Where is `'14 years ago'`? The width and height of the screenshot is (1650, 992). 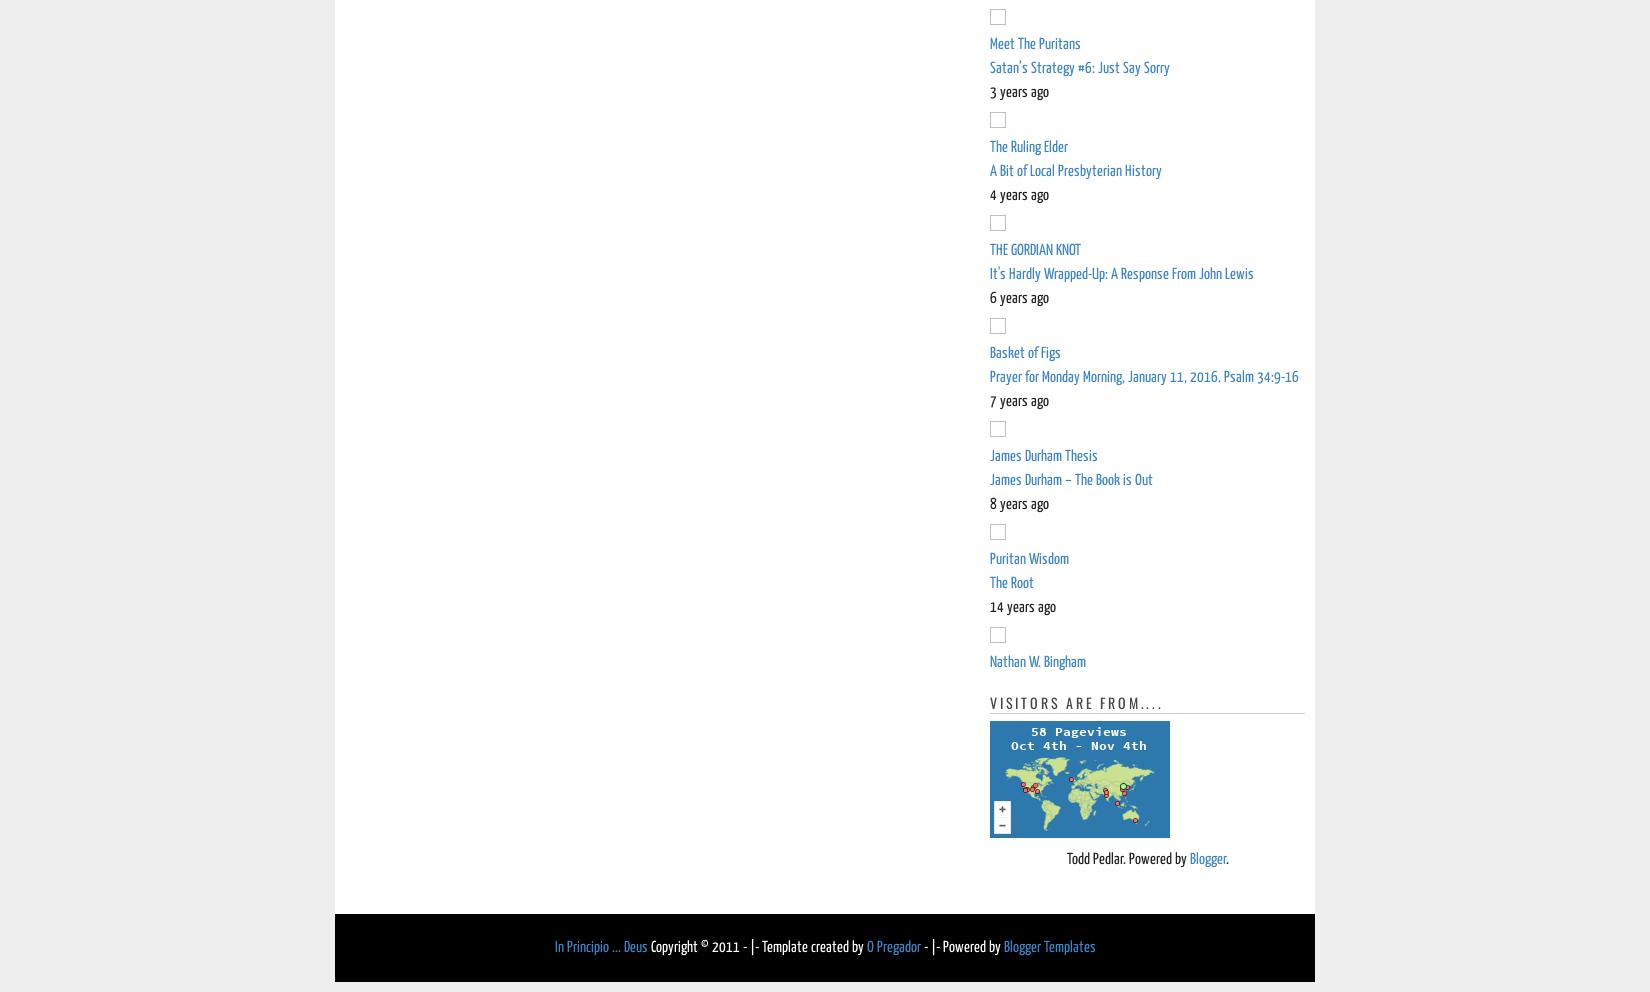 '14 years ago' is located at coordinates (1023, 606).